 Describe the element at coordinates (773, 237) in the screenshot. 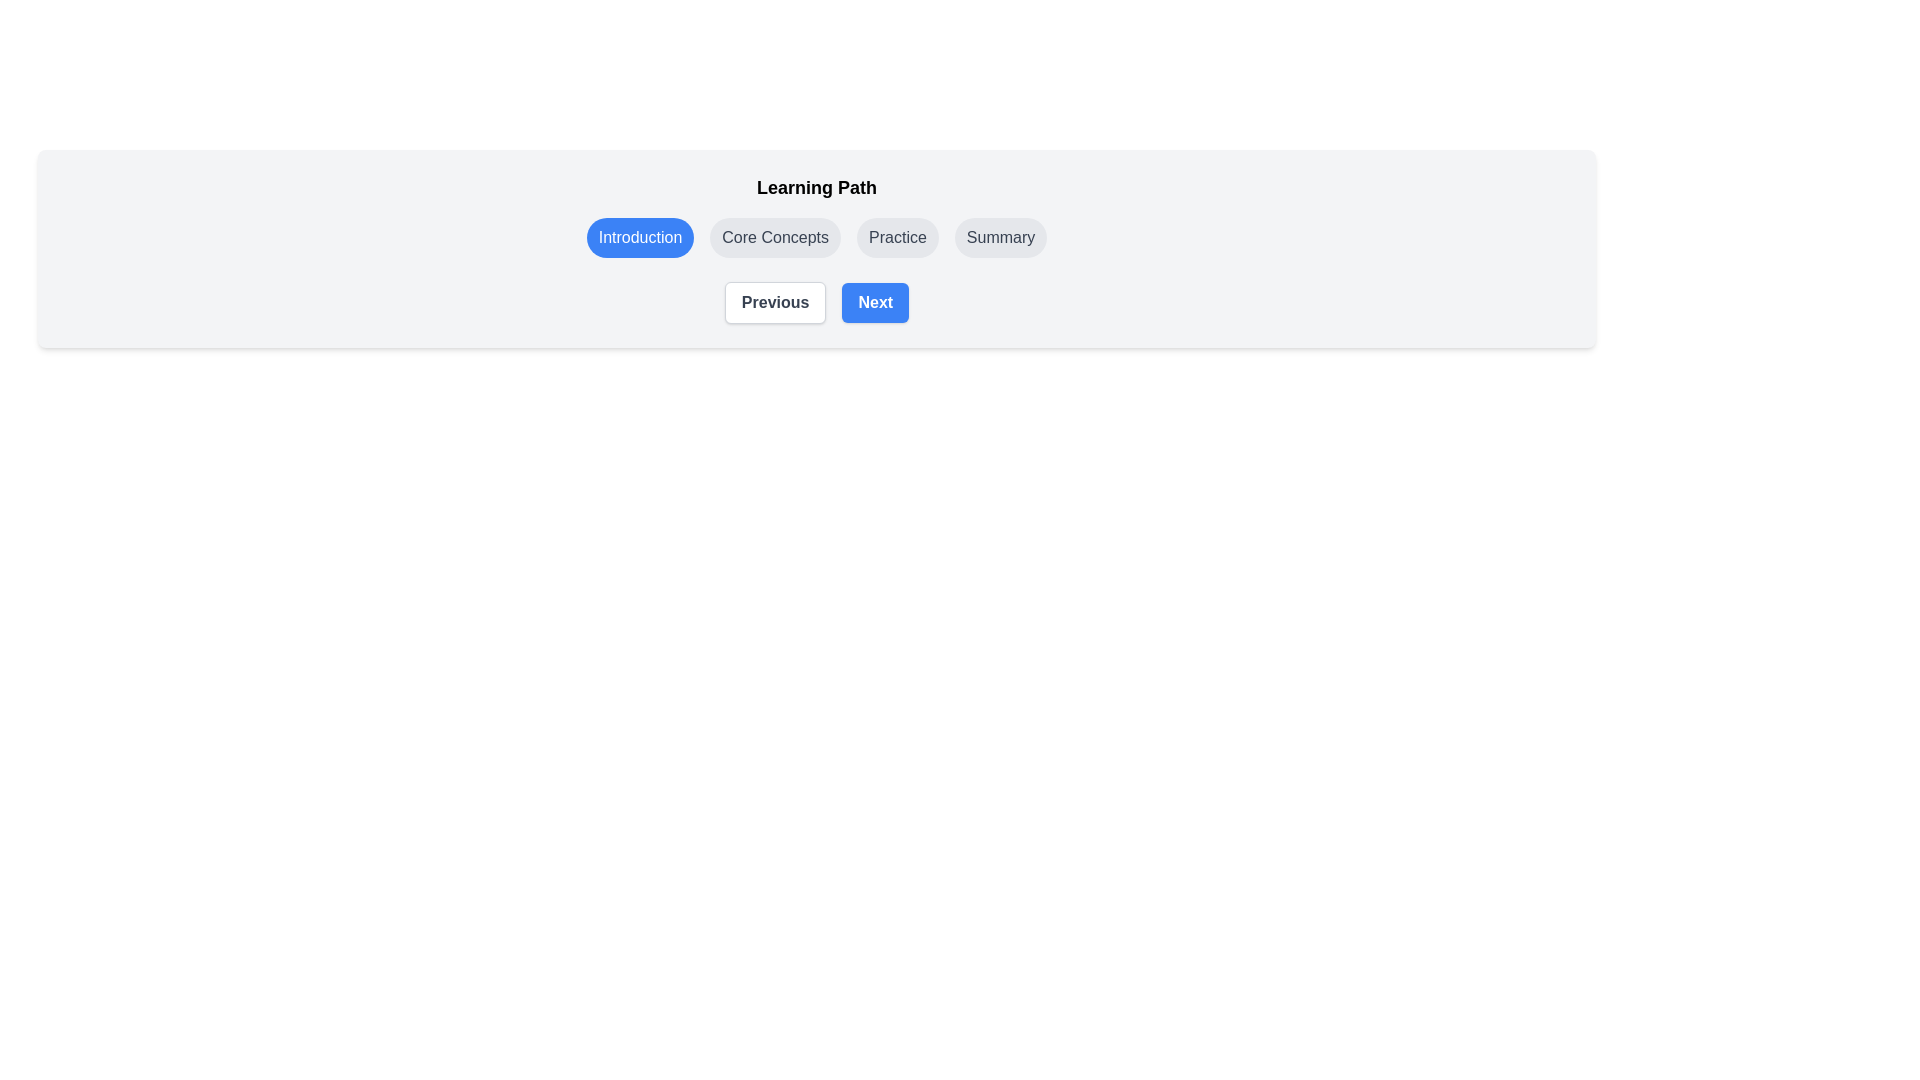

I see `the step Core Concepts by clicking on its corresponding button` at that location.